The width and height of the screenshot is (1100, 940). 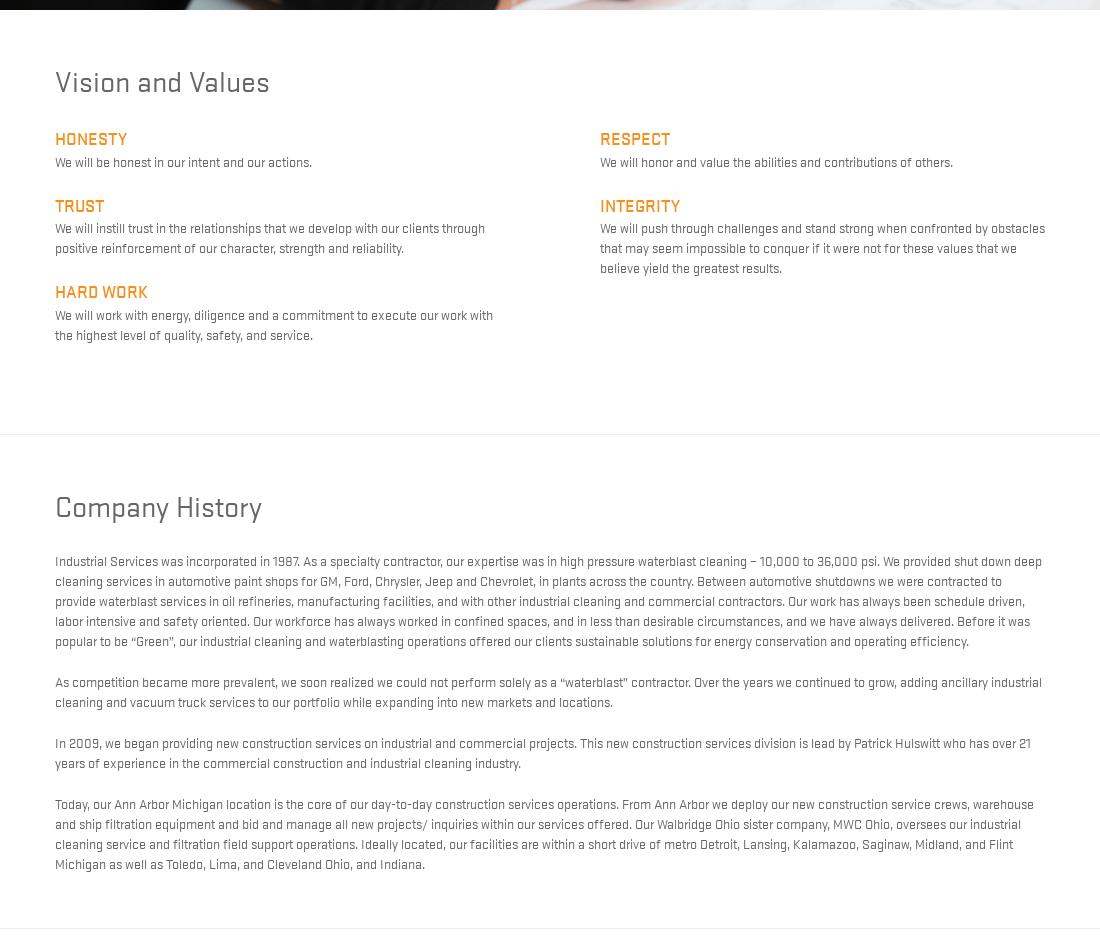 What do you see at coordinates (634, 136) in the screenshot?
I see `'Respect'` at bounding box center [634, 136].